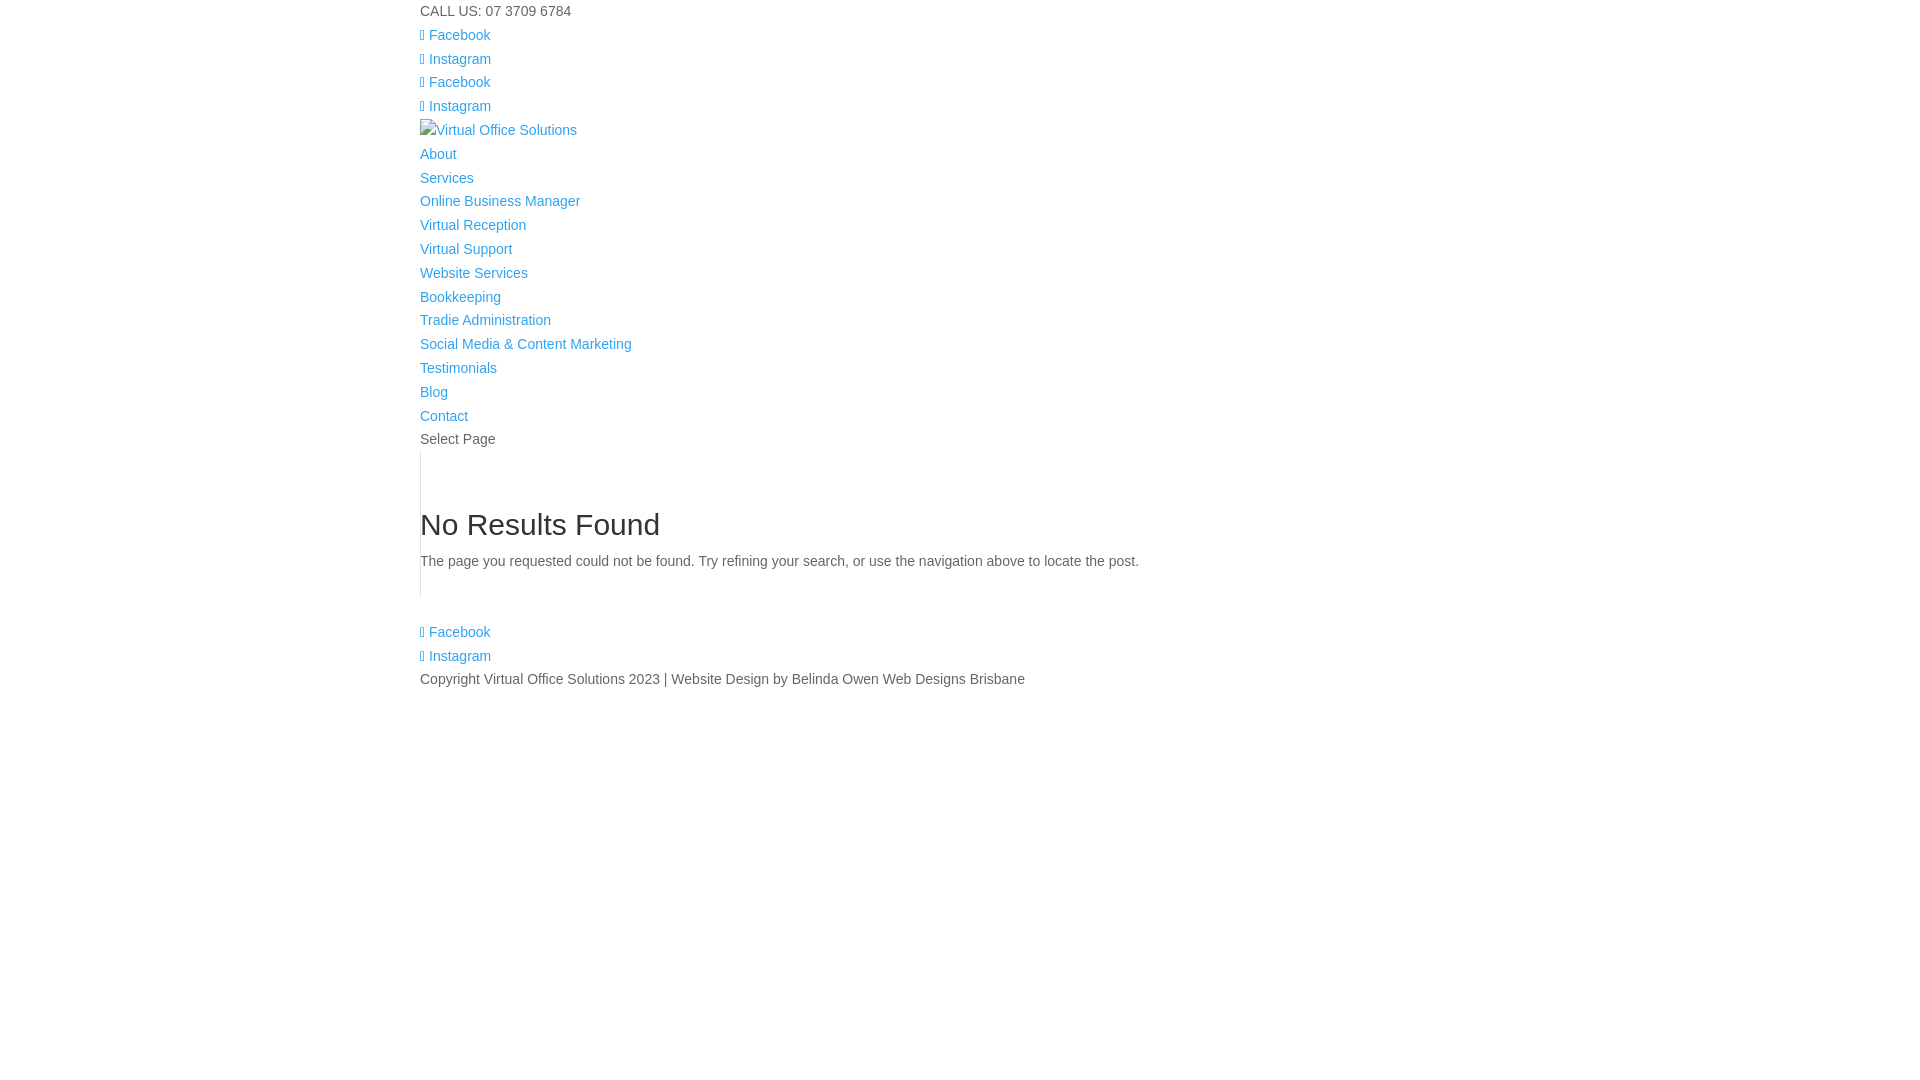 The height and width of the screenshot is (1080, 1920). What do you see at coordinates (419, 153) in the screenshot?
I see `'About'` at bounding box center [419, 153].